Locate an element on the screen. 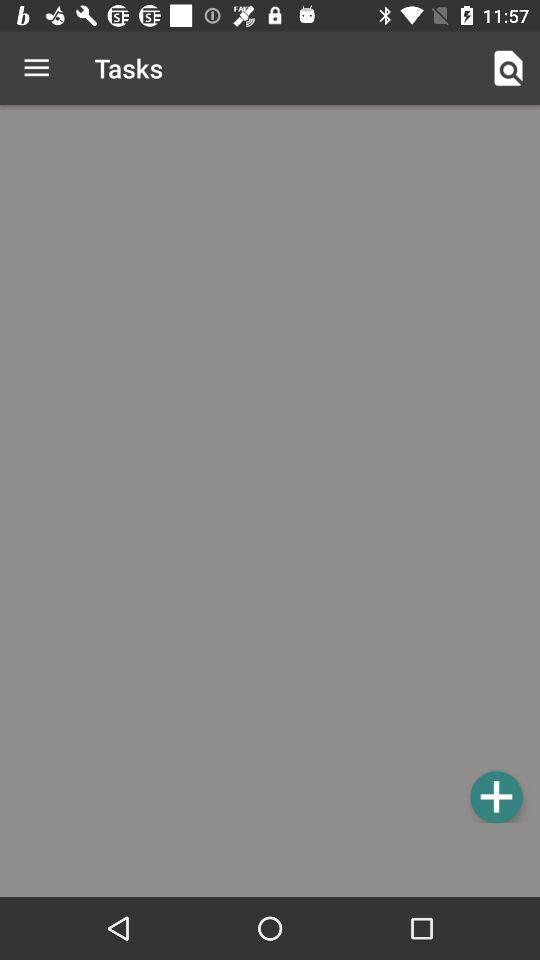 The height and width of the screenshot is (960, 540). the item at the bottom right corner is located at coordinates (495, 796).